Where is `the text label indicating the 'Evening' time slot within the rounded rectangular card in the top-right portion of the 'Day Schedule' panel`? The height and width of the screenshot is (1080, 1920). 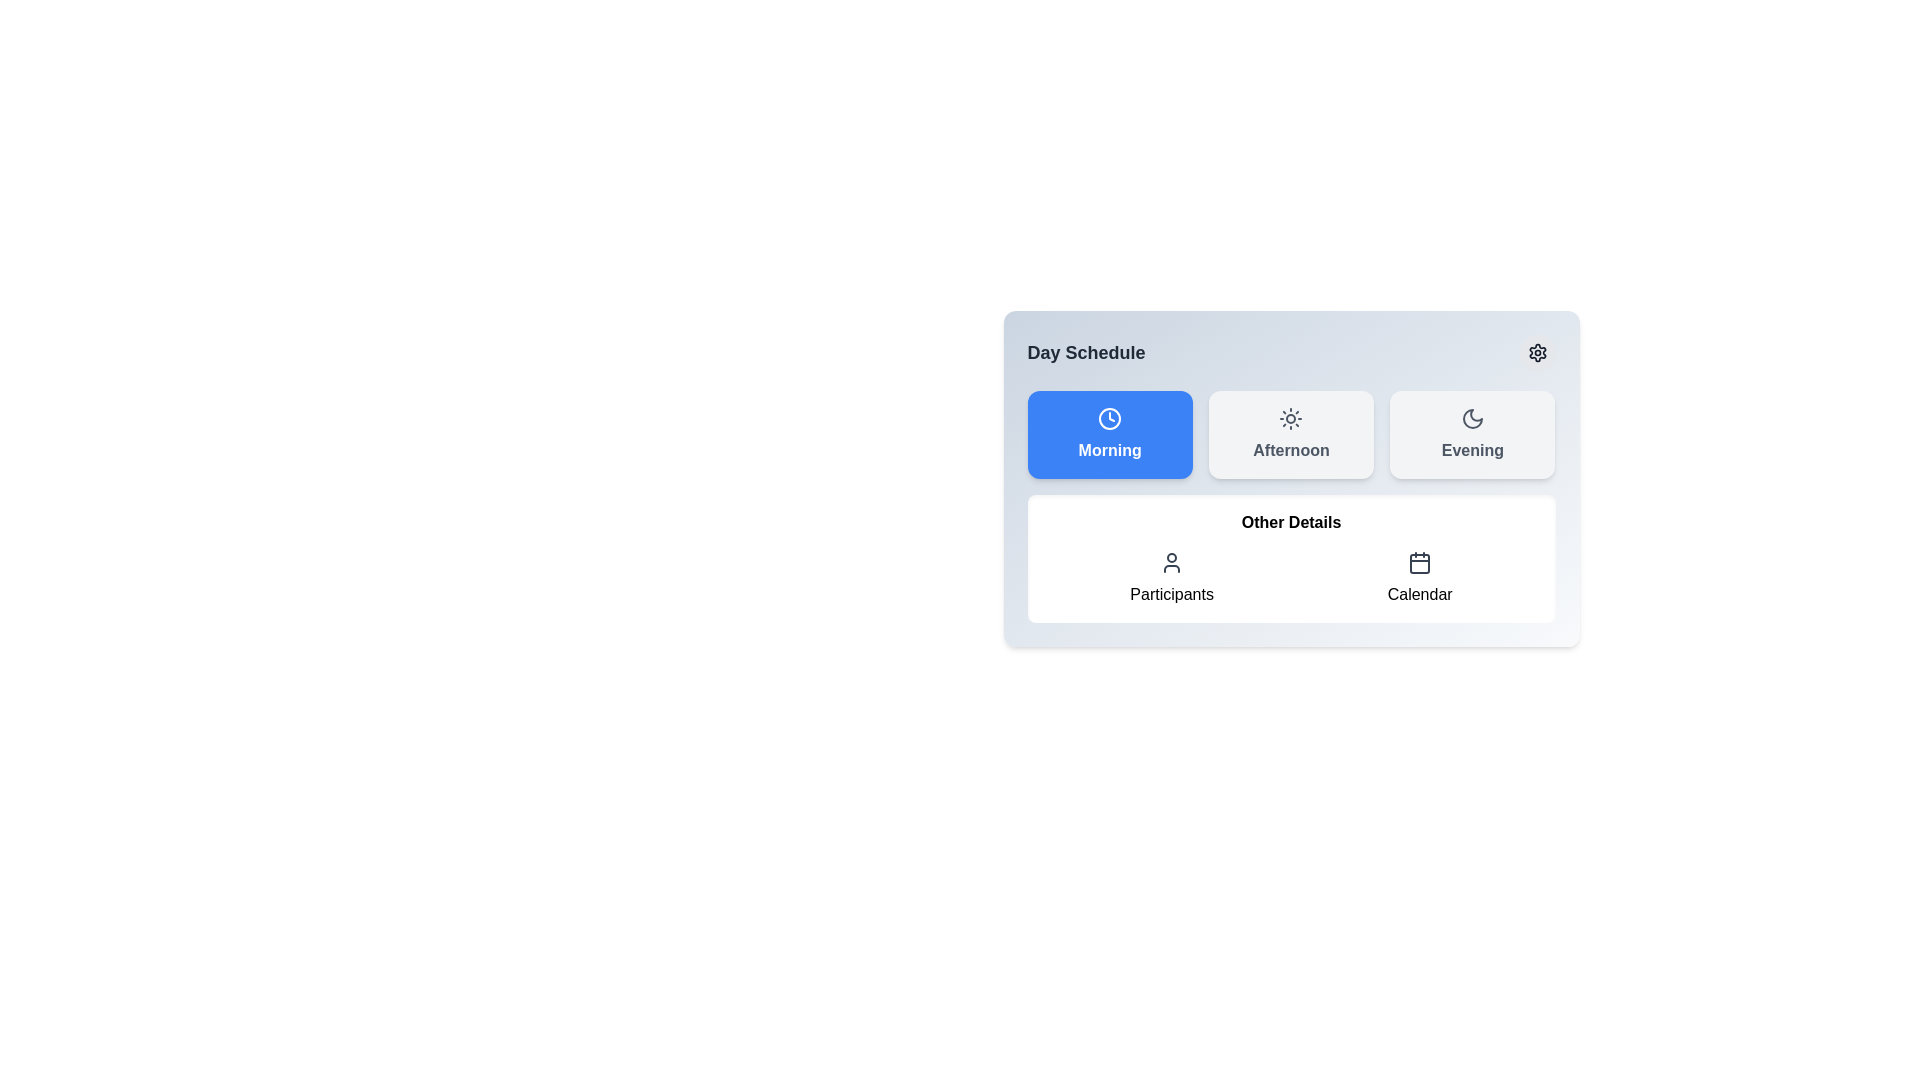 the text label indicating the 'Evening' time slot within the rounded rectangular card in the top-right portion of the 'Day Schedule' panel is located at coordinates (1472, 451).